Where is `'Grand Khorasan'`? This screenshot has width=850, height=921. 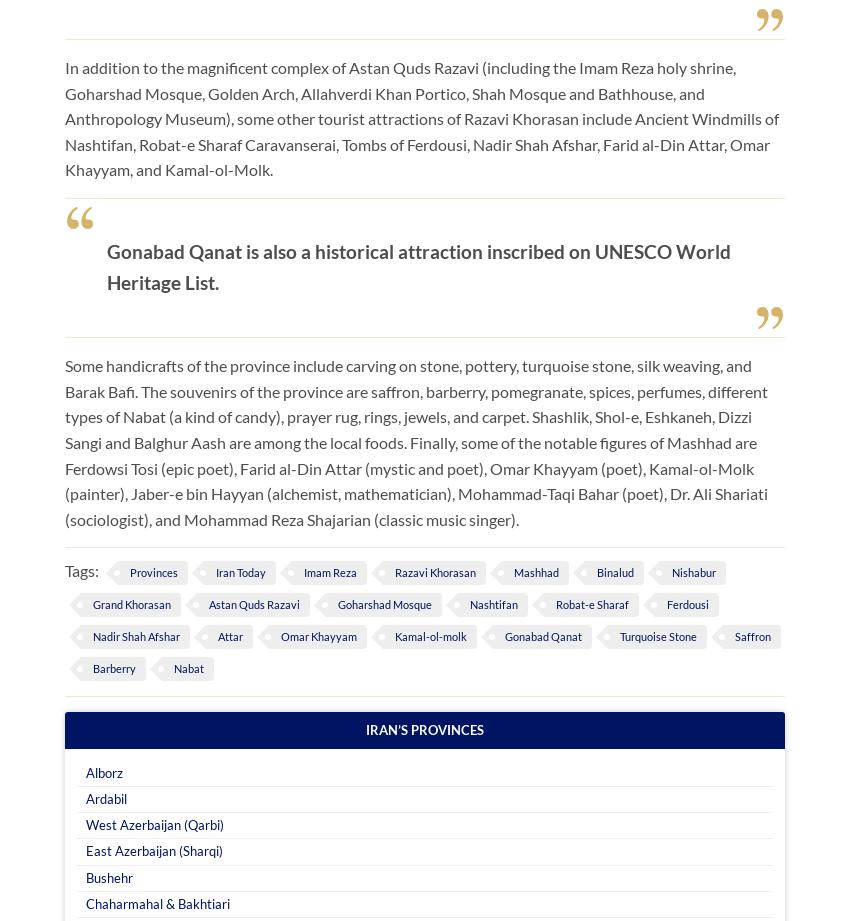
'Grand Khorasan' is located at coordinates (132, 603).